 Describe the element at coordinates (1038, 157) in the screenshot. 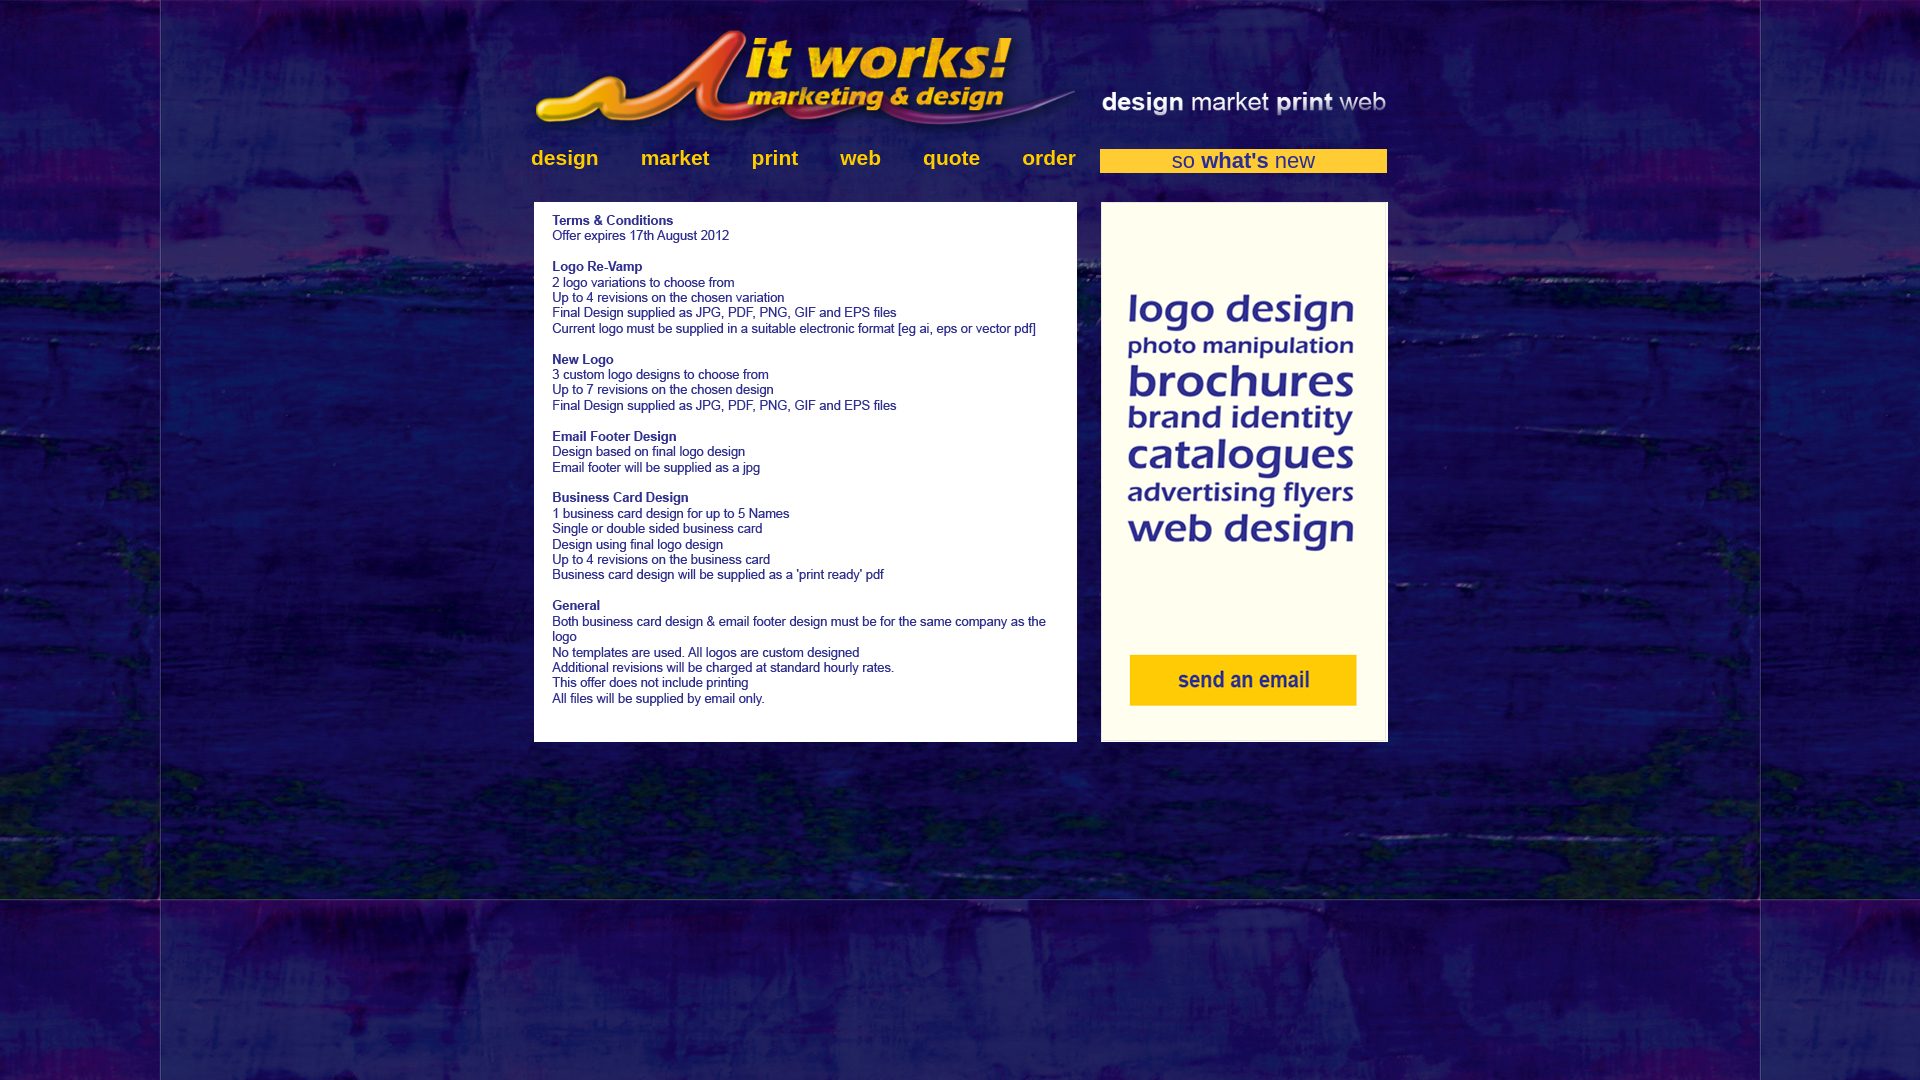

I see `'order'` at that location.